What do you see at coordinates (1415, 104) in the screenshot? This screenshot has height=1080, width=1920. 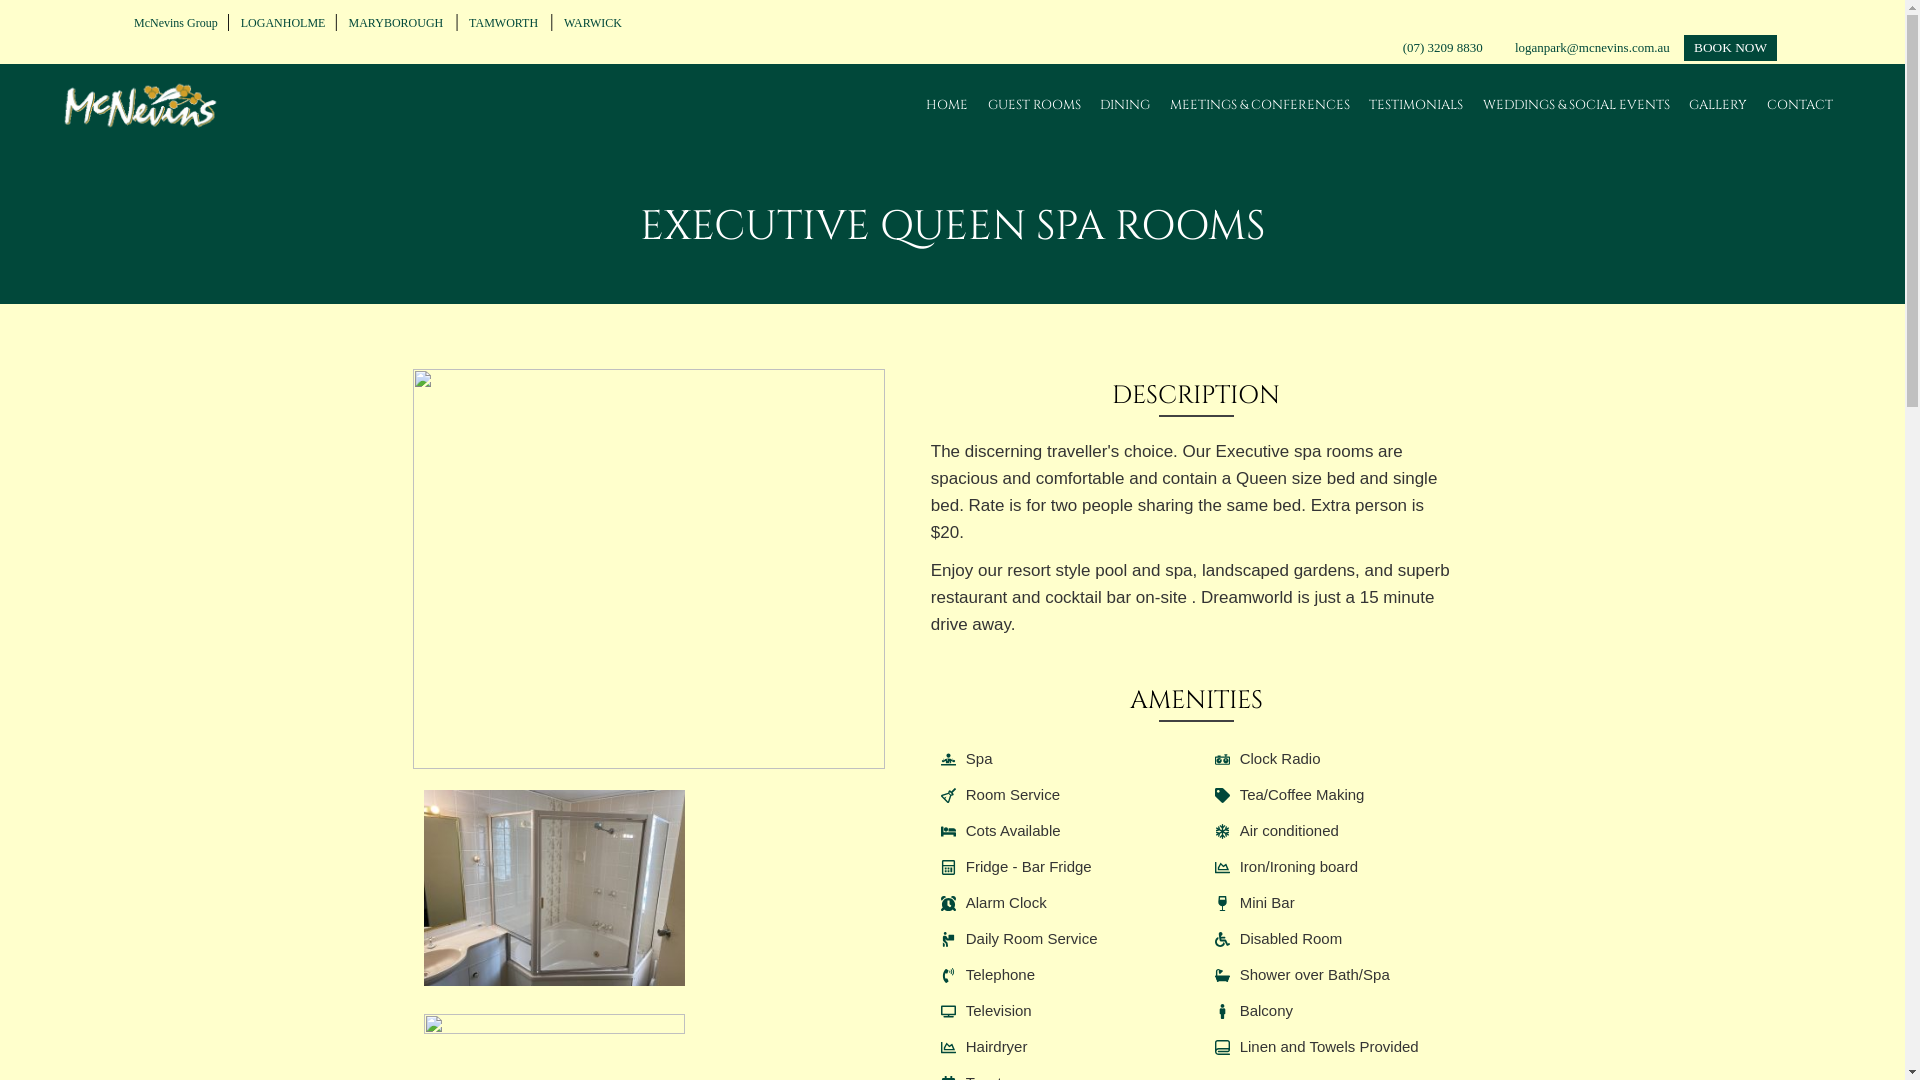 I see `'TESTIMONIALS'` at bounding box center [1415, 104].